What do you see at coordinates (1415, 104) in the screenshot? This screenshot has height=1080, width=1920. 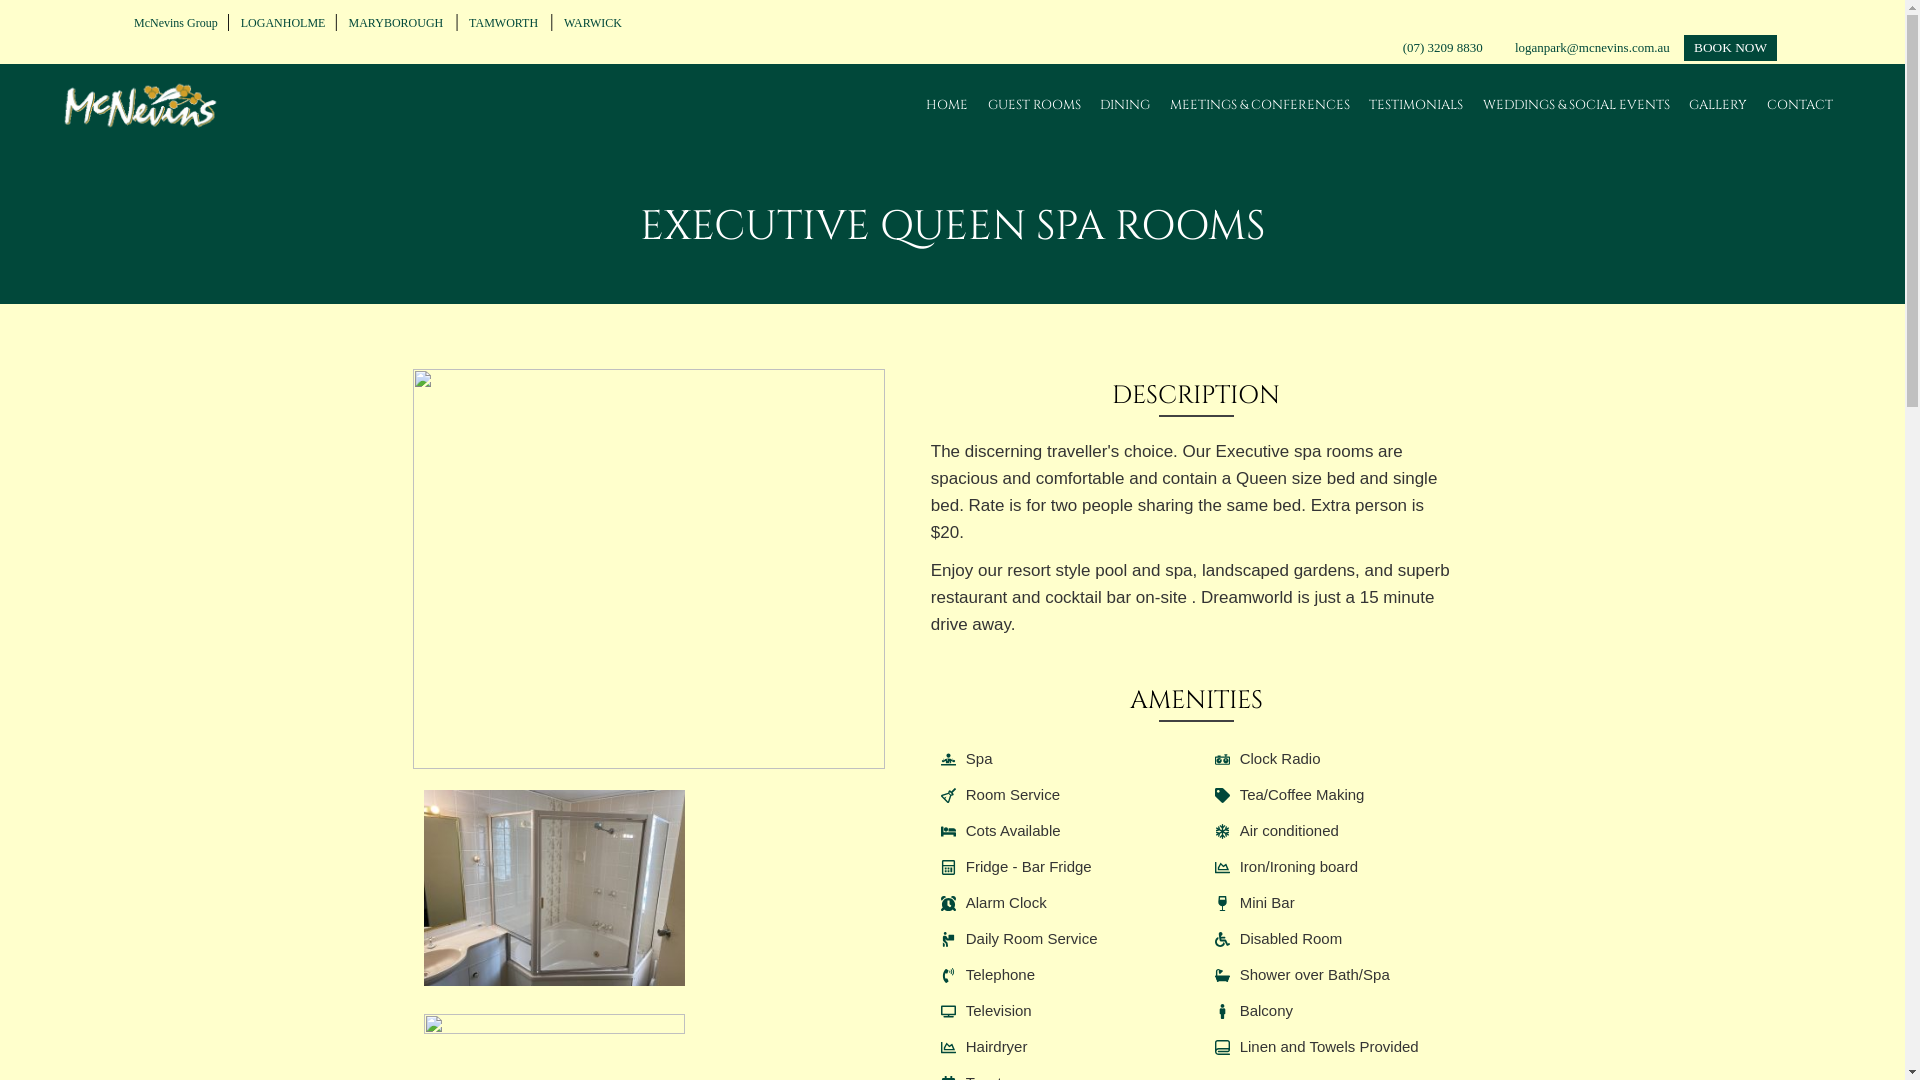 I see `'TESTIMONIALS'` at bounding box center [1415, 104].